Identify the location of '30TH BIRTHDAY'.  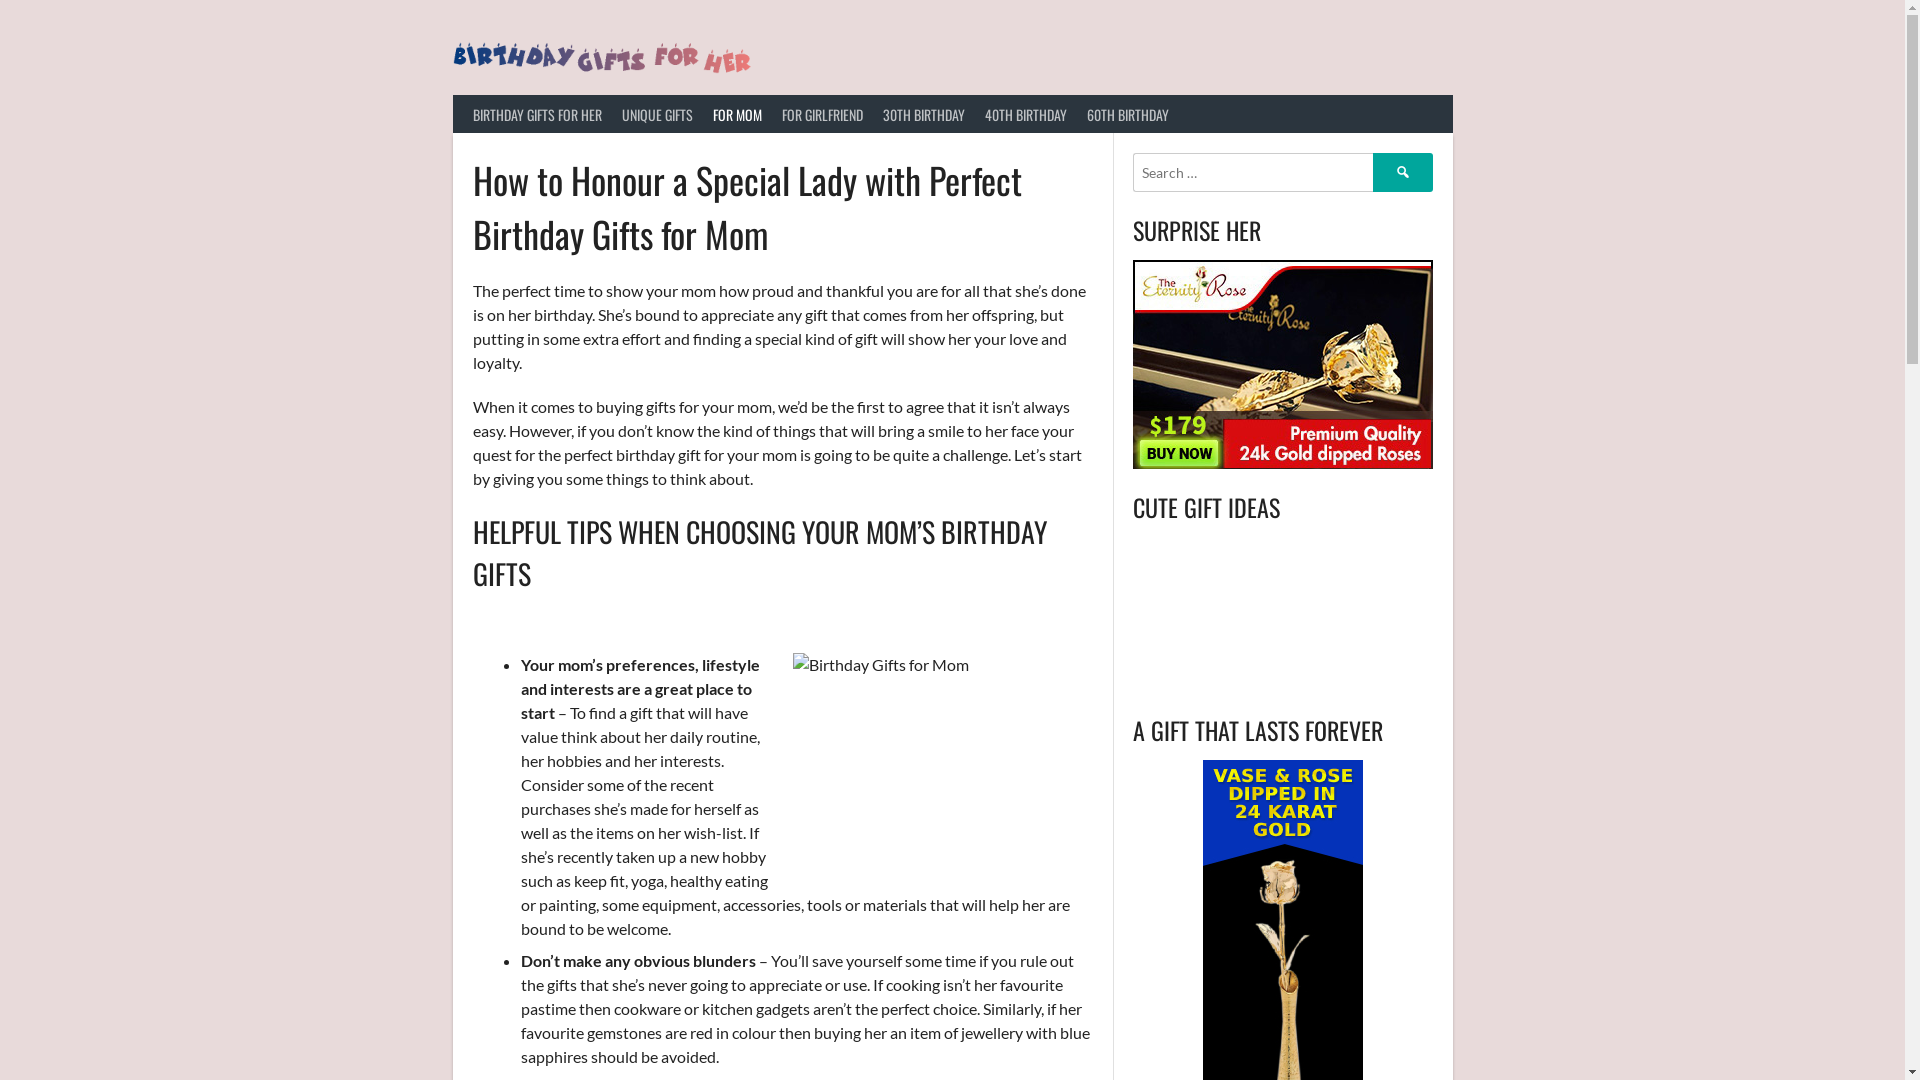
(921, 114).